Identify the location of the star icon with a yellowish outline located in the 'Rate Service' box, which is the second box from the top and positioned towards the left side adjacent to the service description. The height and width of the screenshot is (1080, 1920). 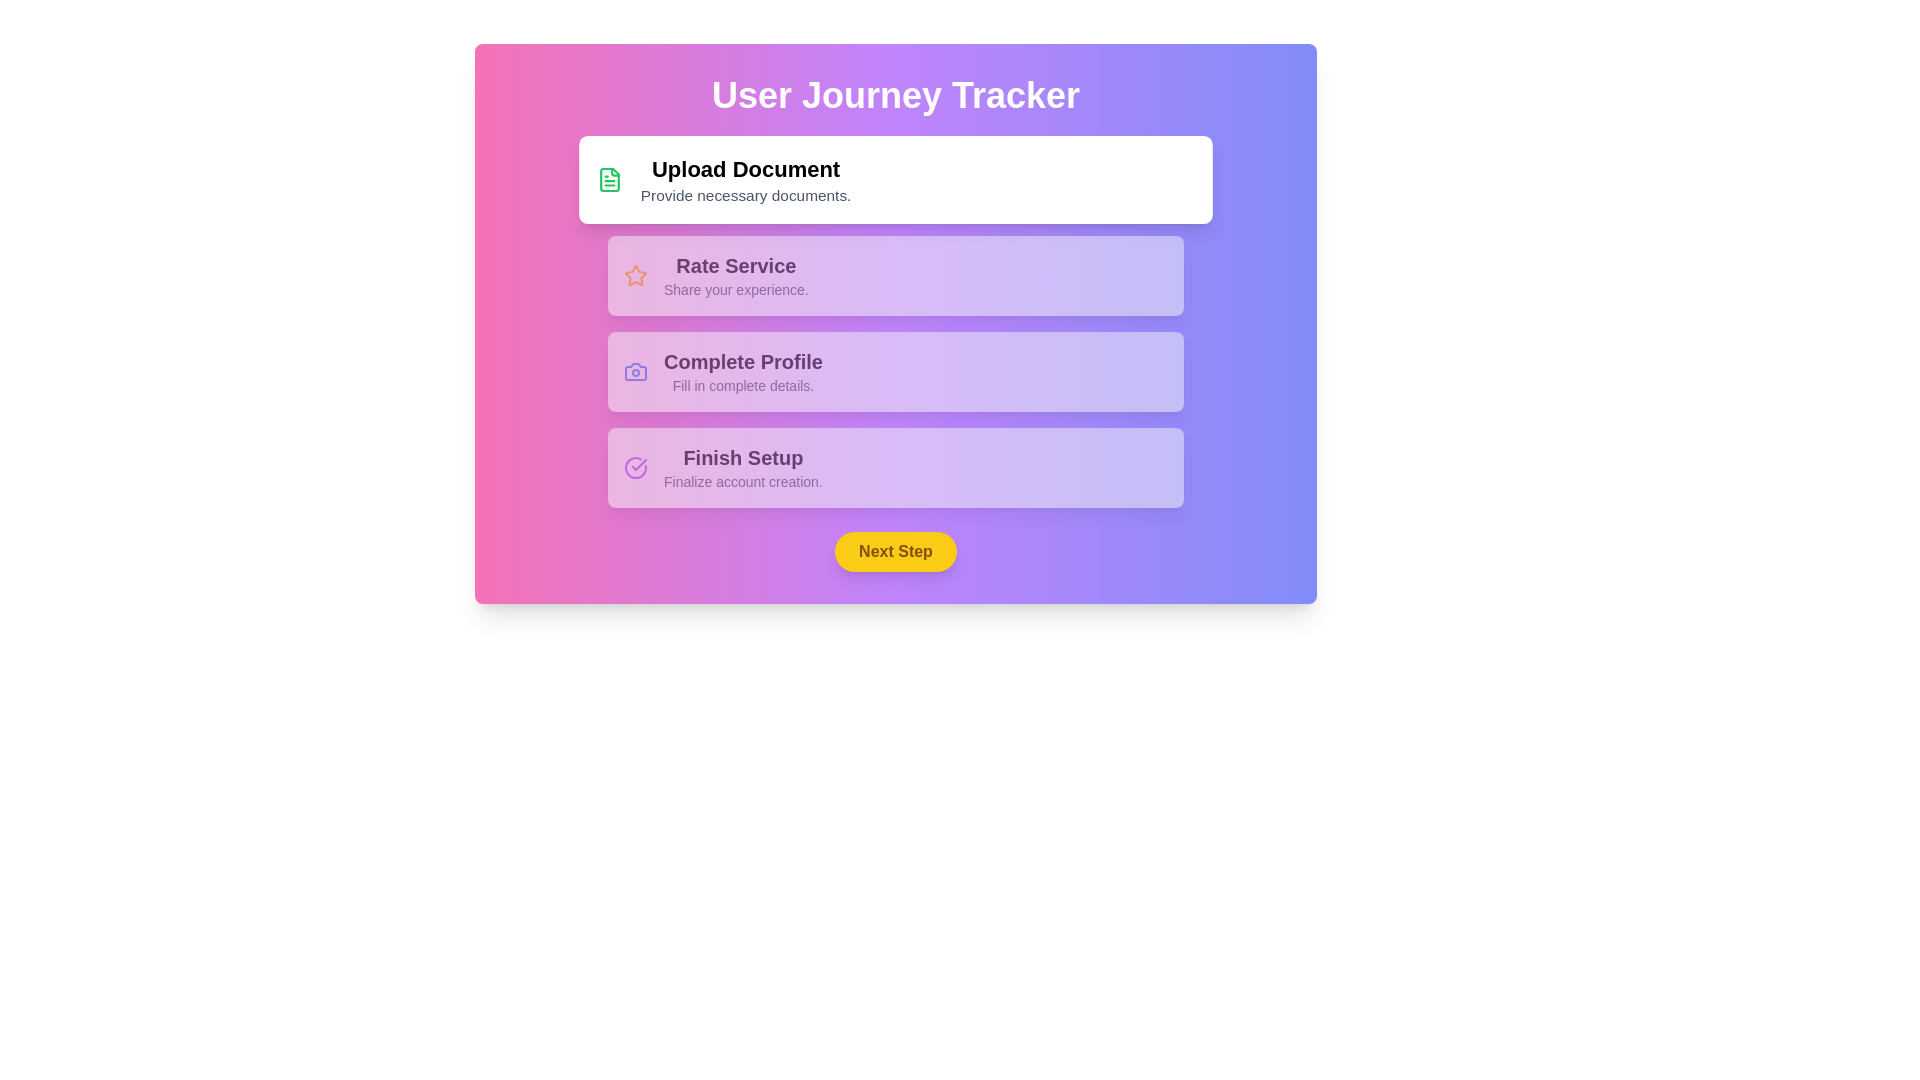
(634, 275).